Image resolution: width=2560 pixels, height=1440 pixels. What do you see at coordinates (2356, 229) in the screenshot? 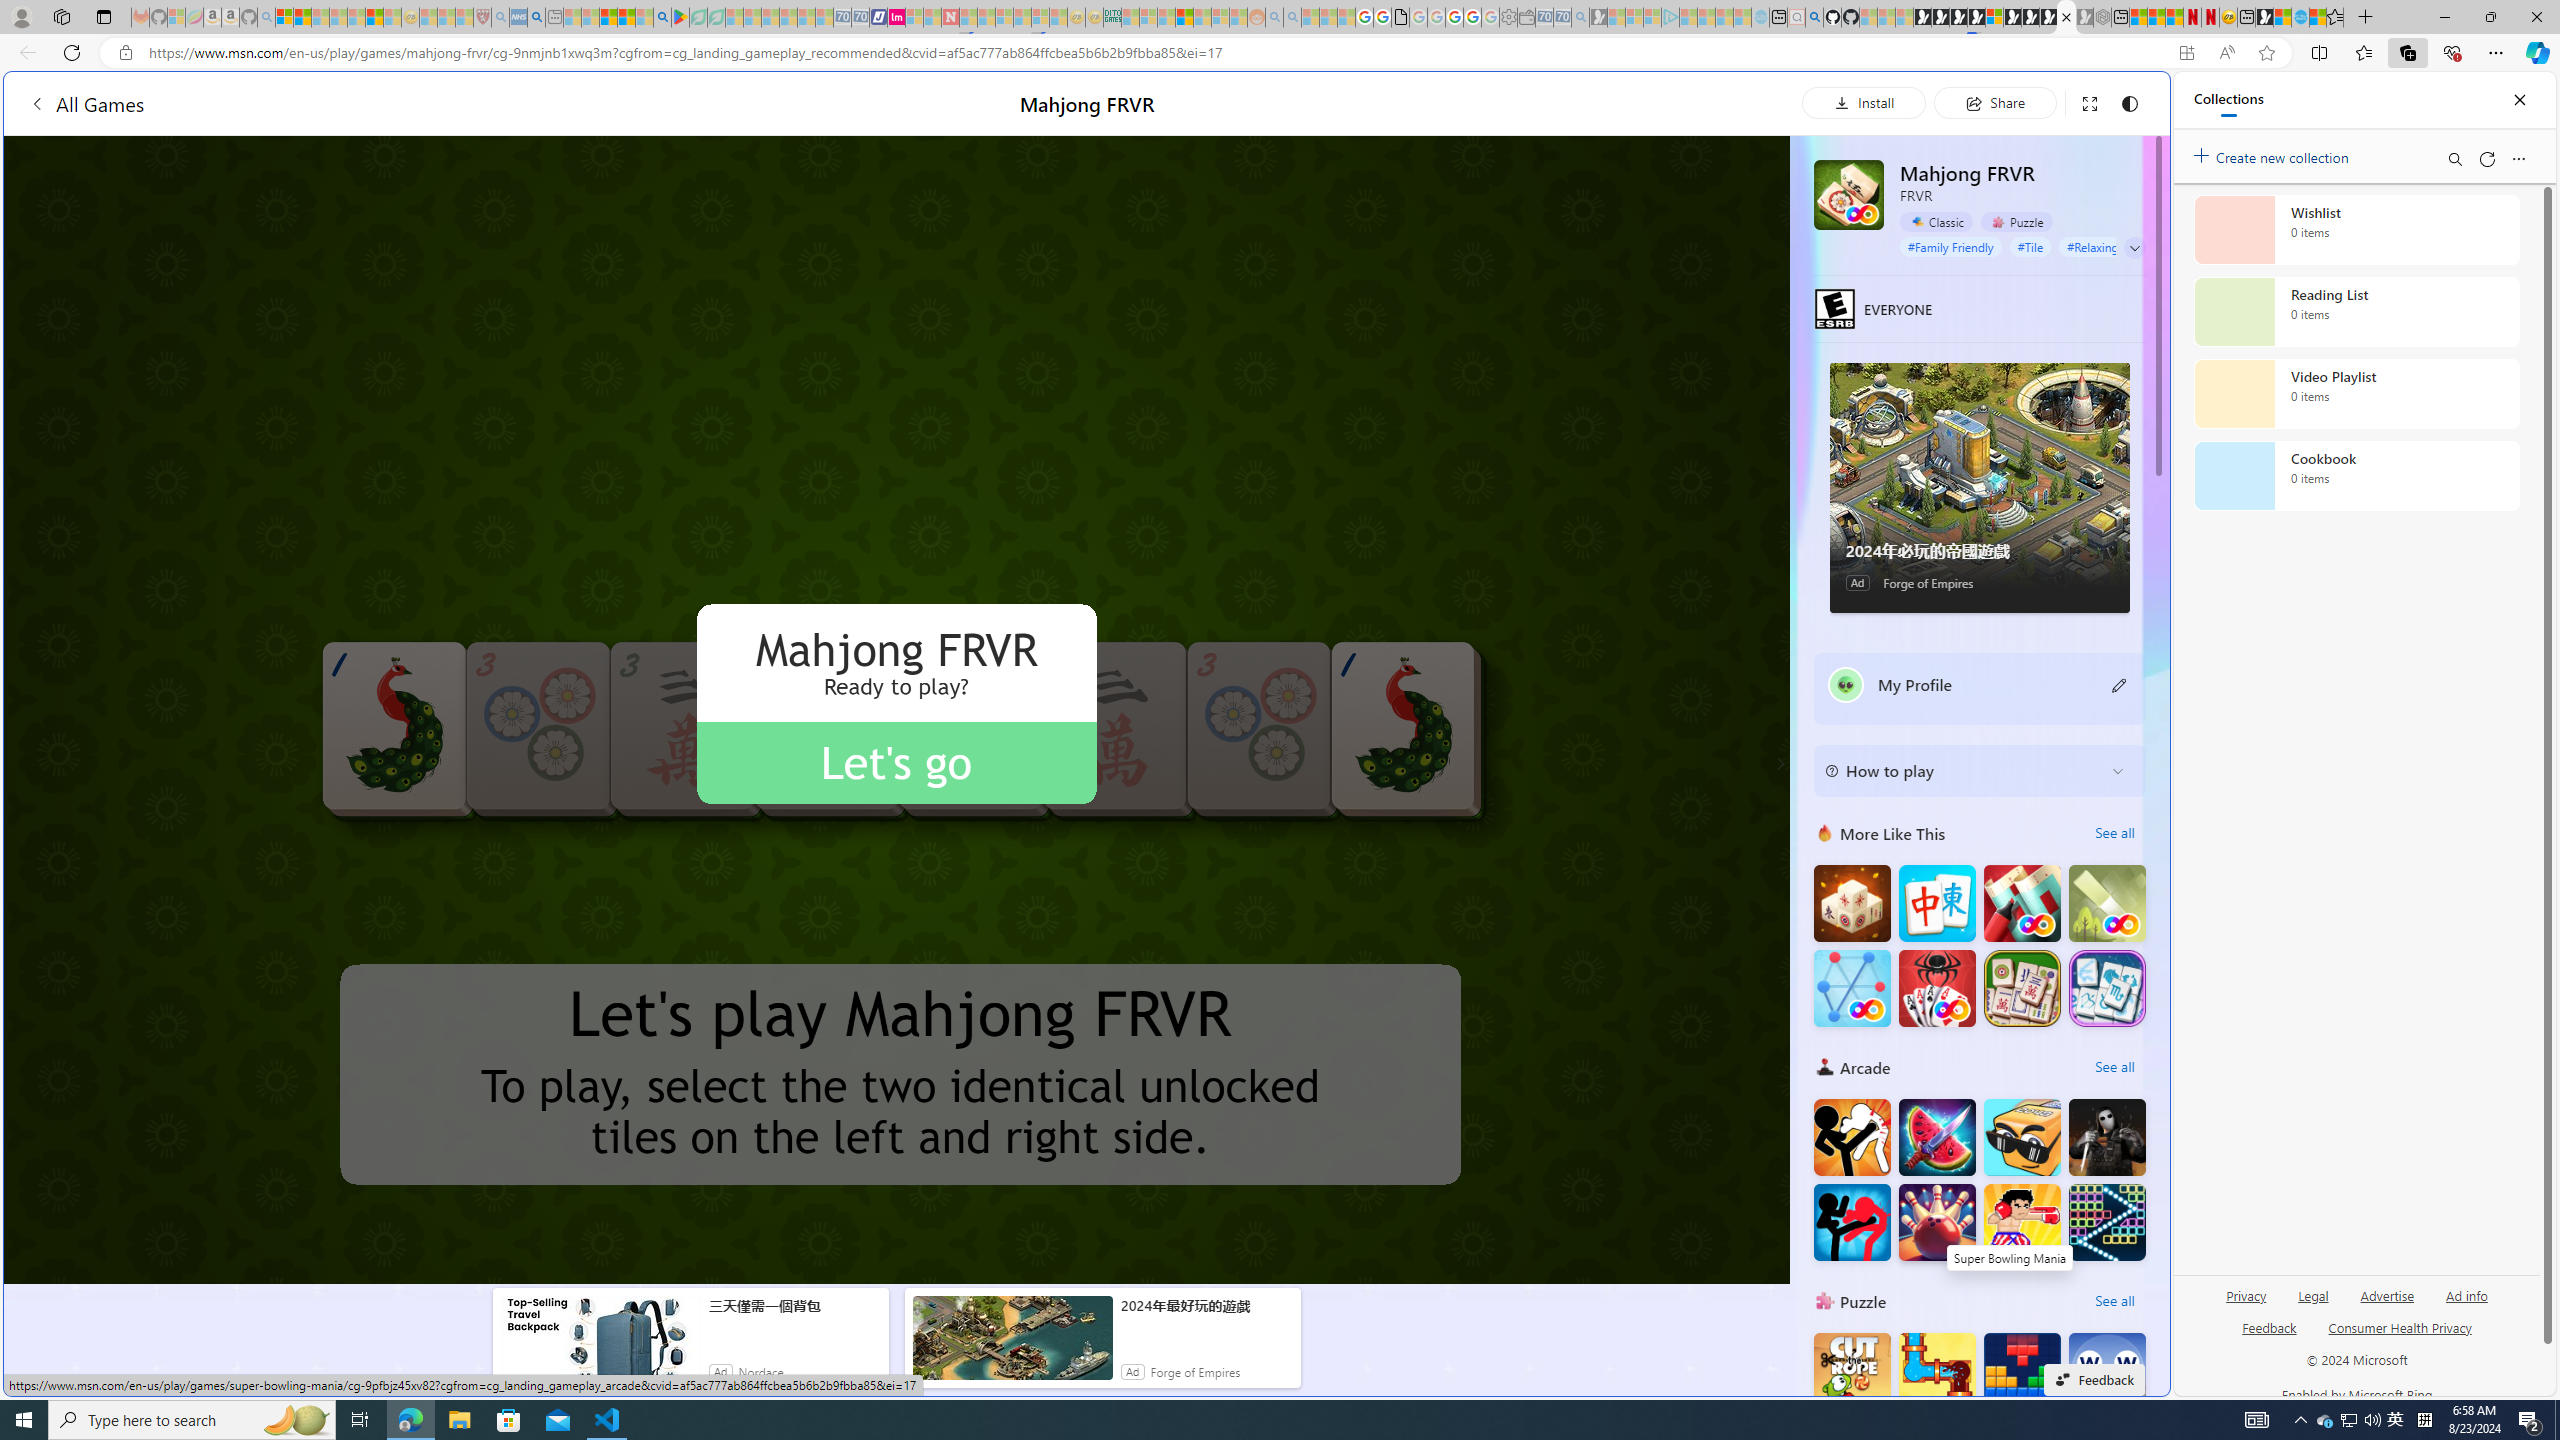
I see `'Wishlist collection, 0 items'` at bounding box center [2356, 229].